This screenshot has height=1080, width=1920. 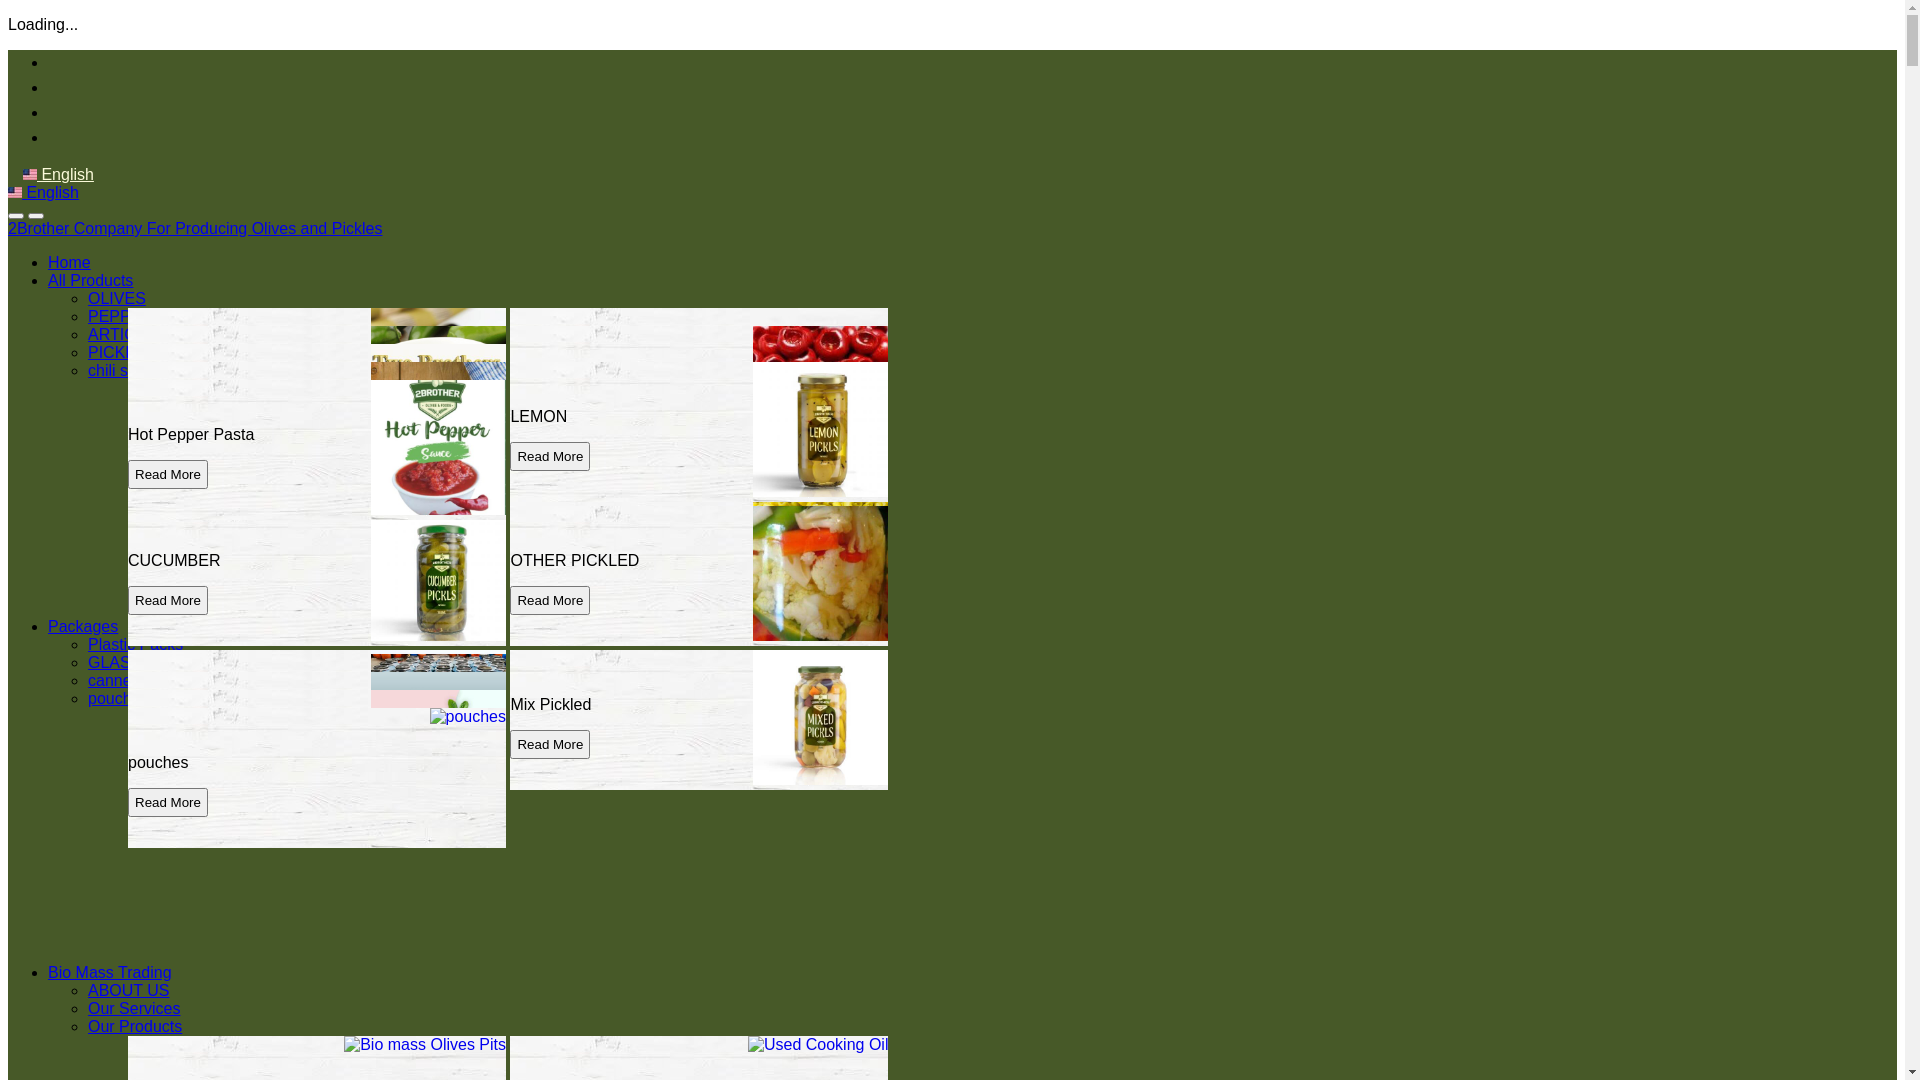 What do you see at coordinates (168, 564) in the screenshot?
I see `'Read More'` at bounding box center [168, 564].